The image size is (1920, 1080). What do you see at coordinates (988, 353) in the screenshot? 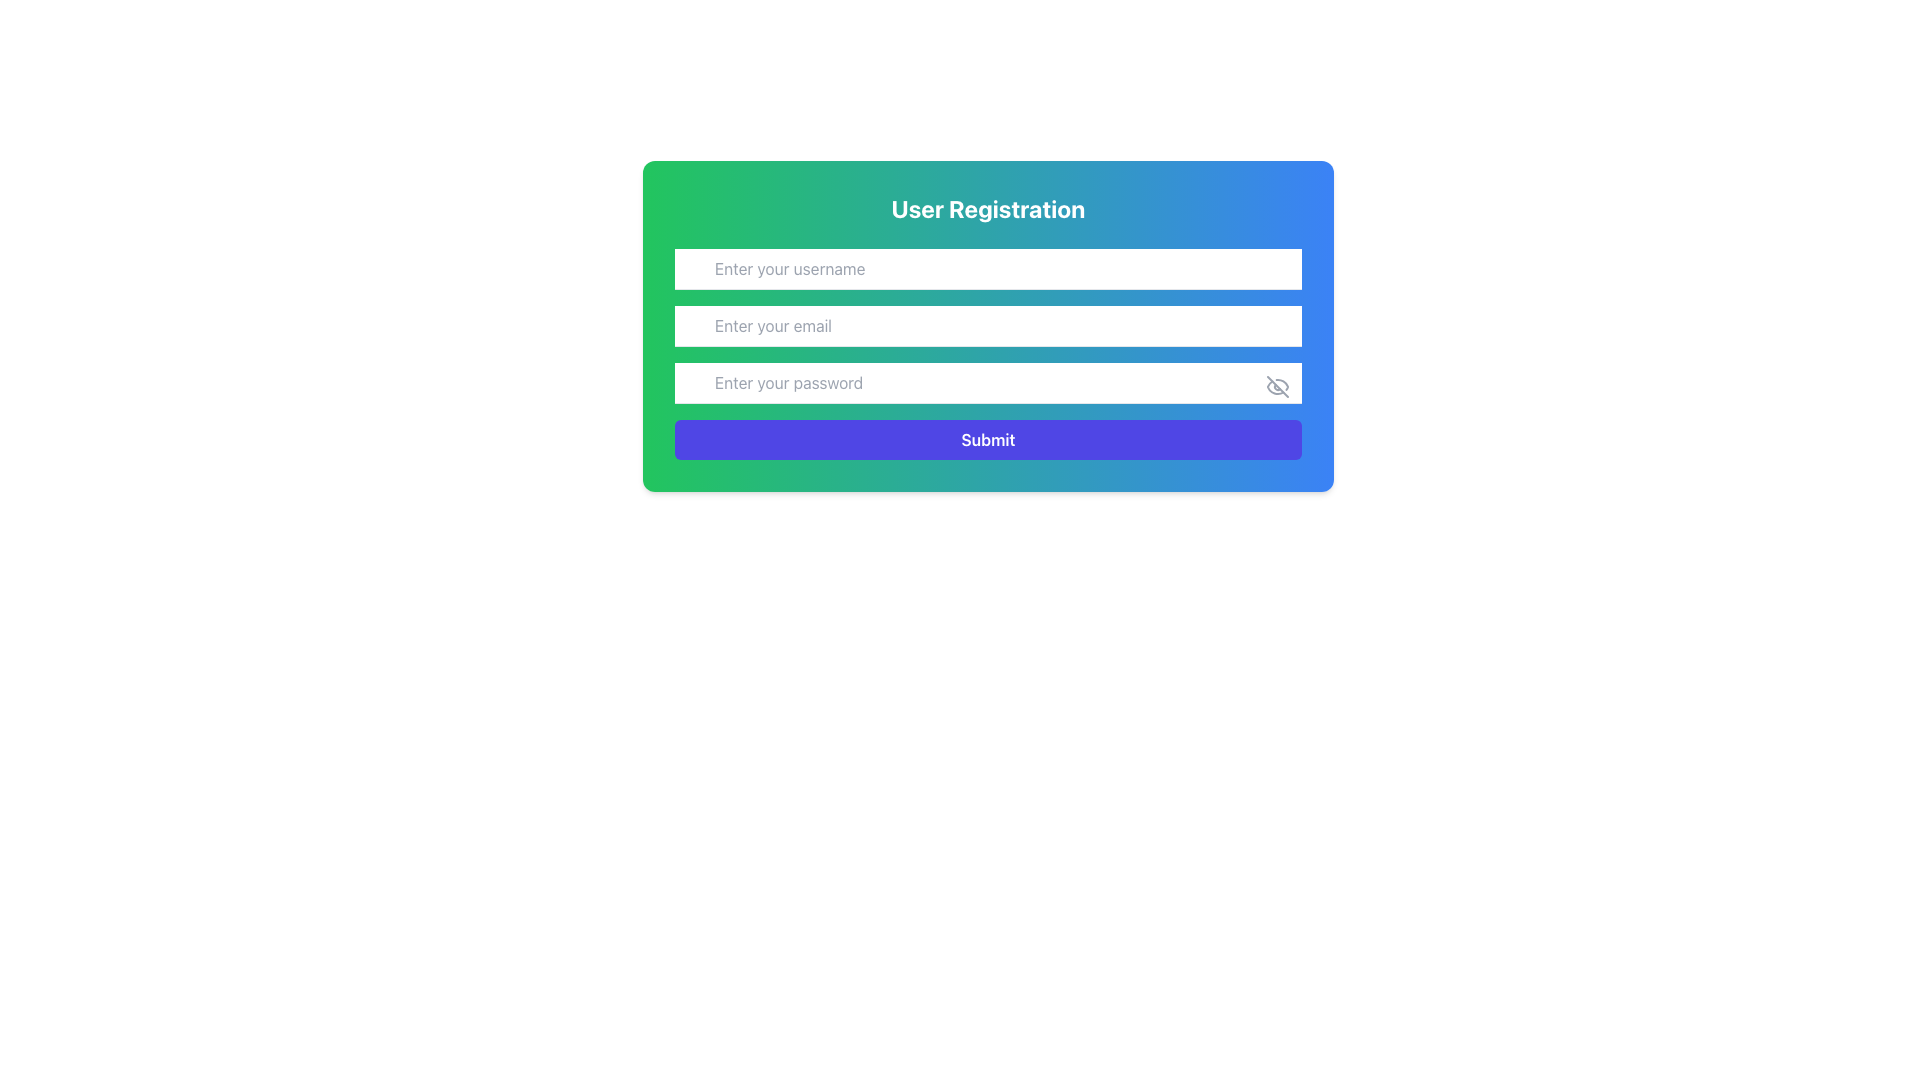
I see `the input fields of the registration form for user input, which is centrally aligned and located below the 'User Registration' title` at bounding box center [988, 353].